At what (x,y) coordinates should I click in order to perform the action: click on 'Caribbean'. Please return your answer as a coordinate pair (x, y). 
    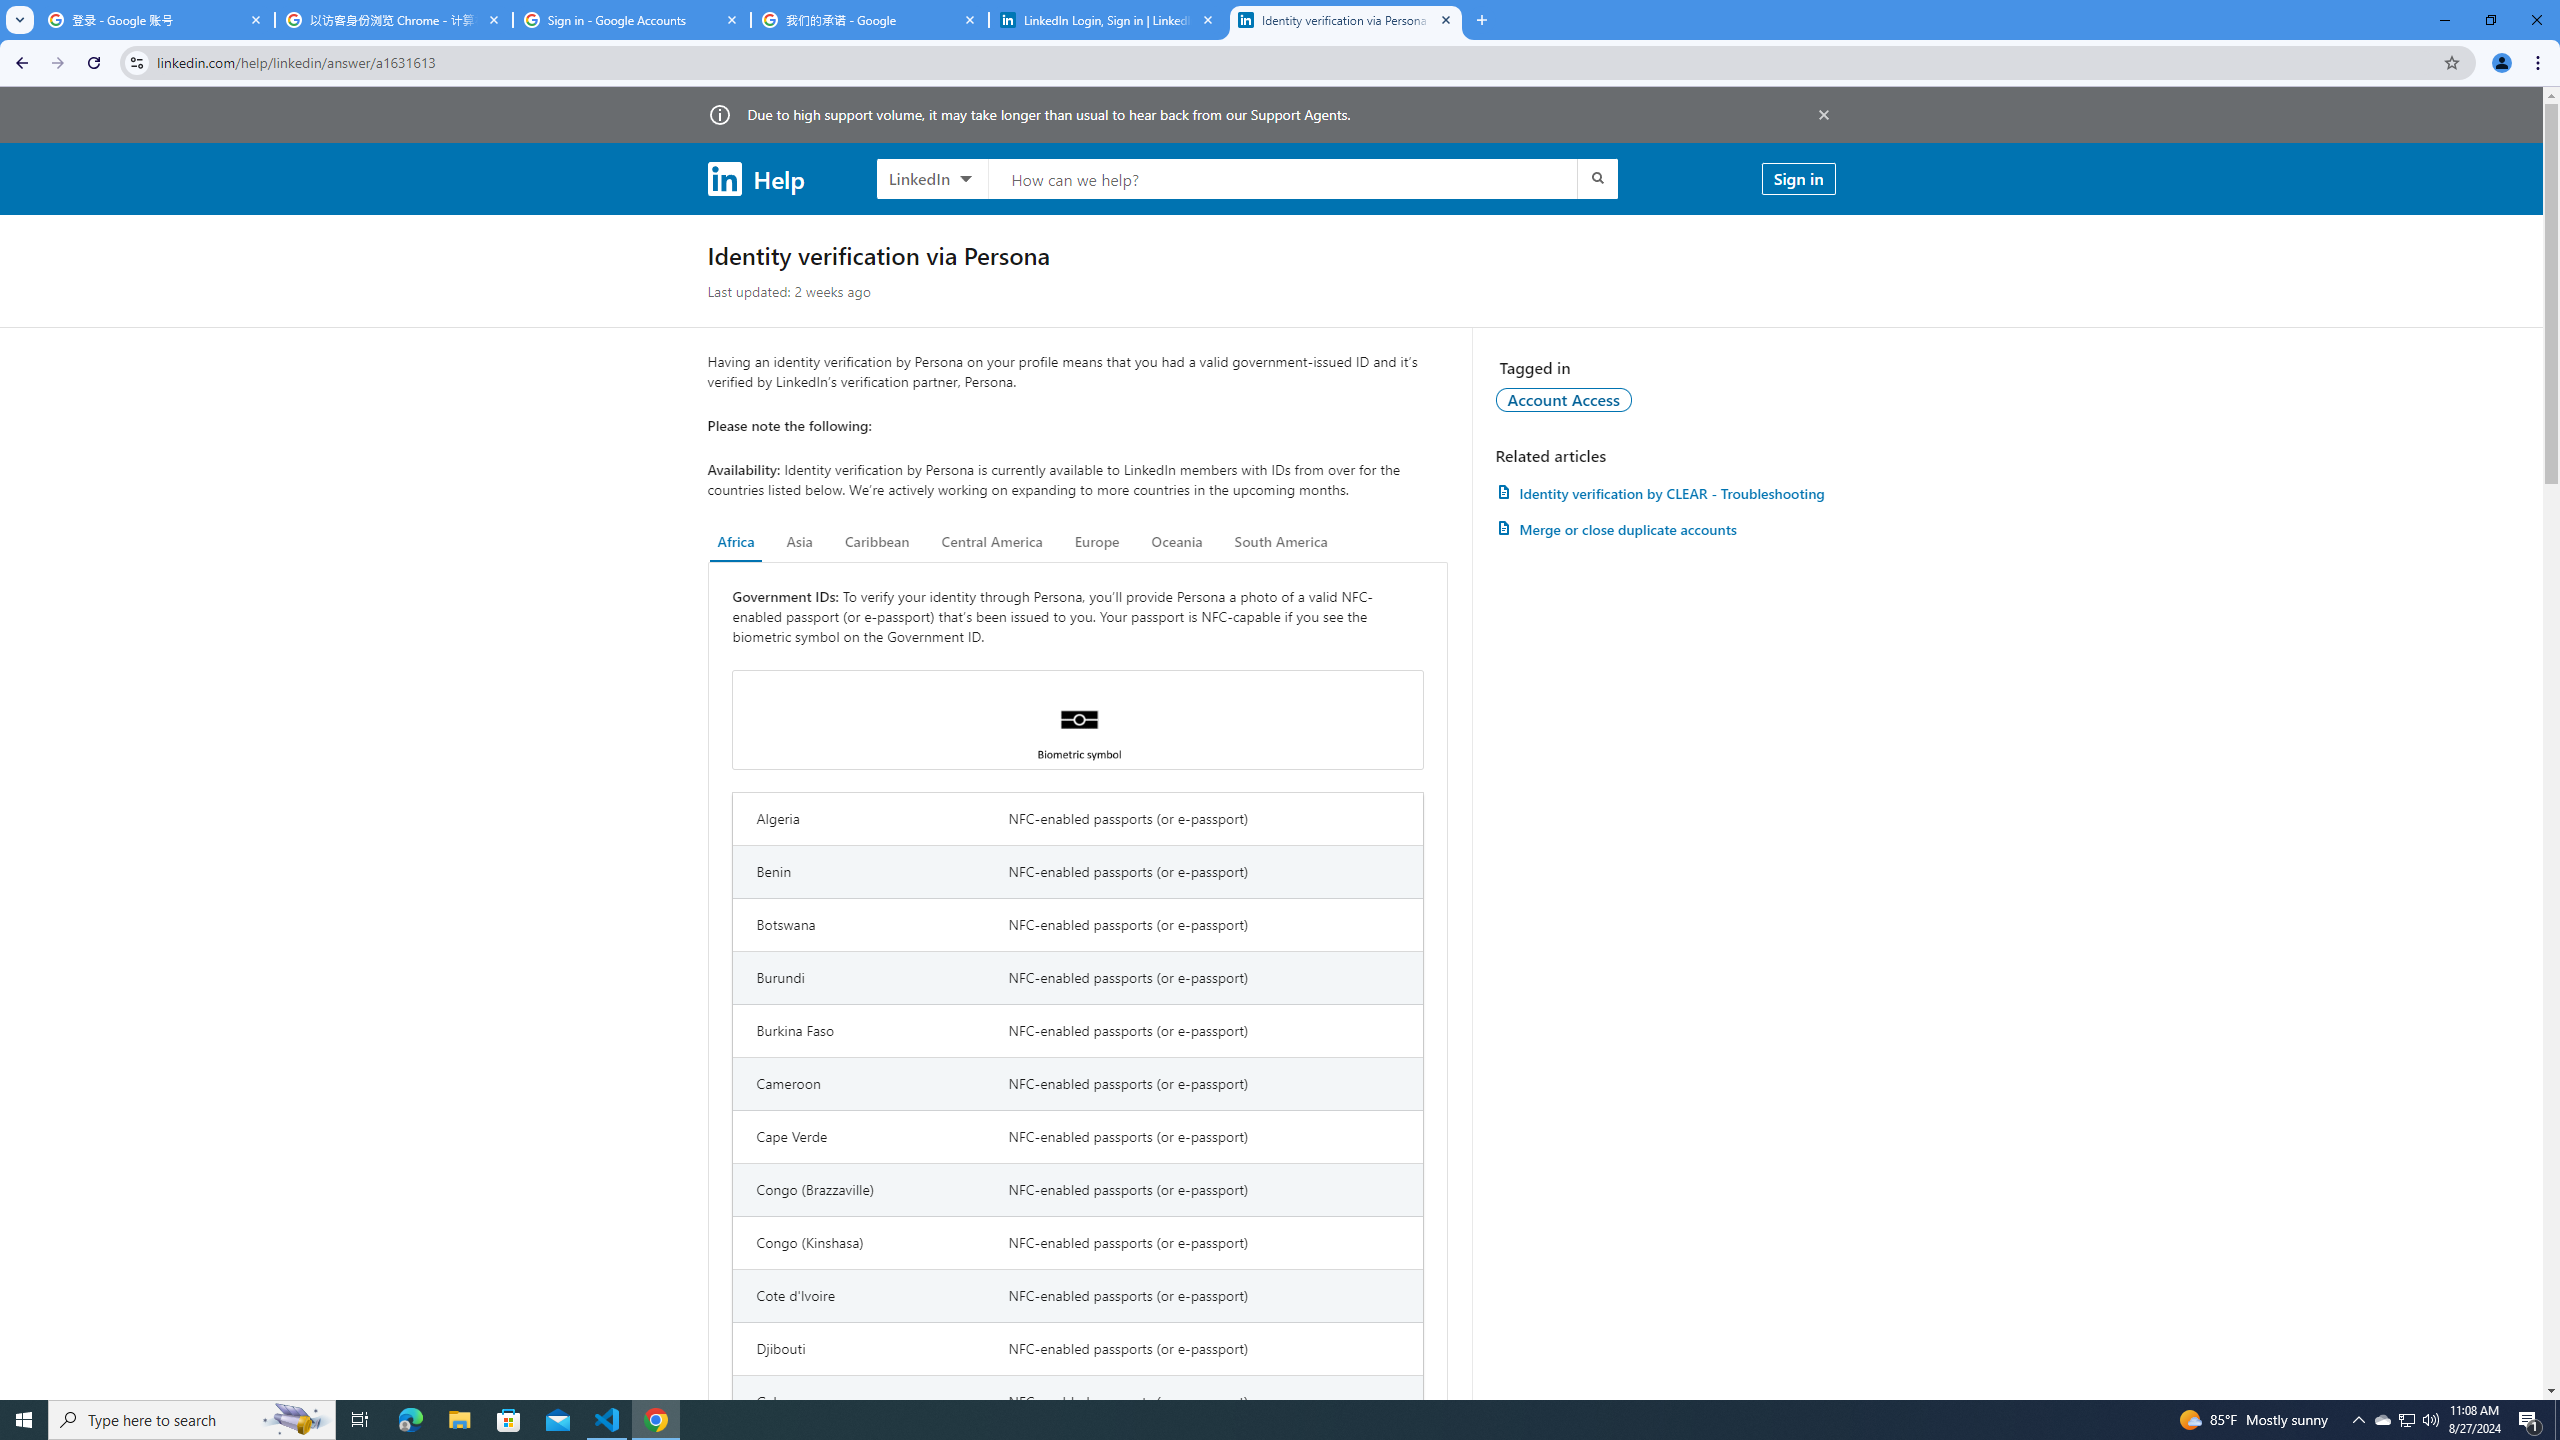
    Looking at the image, I should click on (877, 541).